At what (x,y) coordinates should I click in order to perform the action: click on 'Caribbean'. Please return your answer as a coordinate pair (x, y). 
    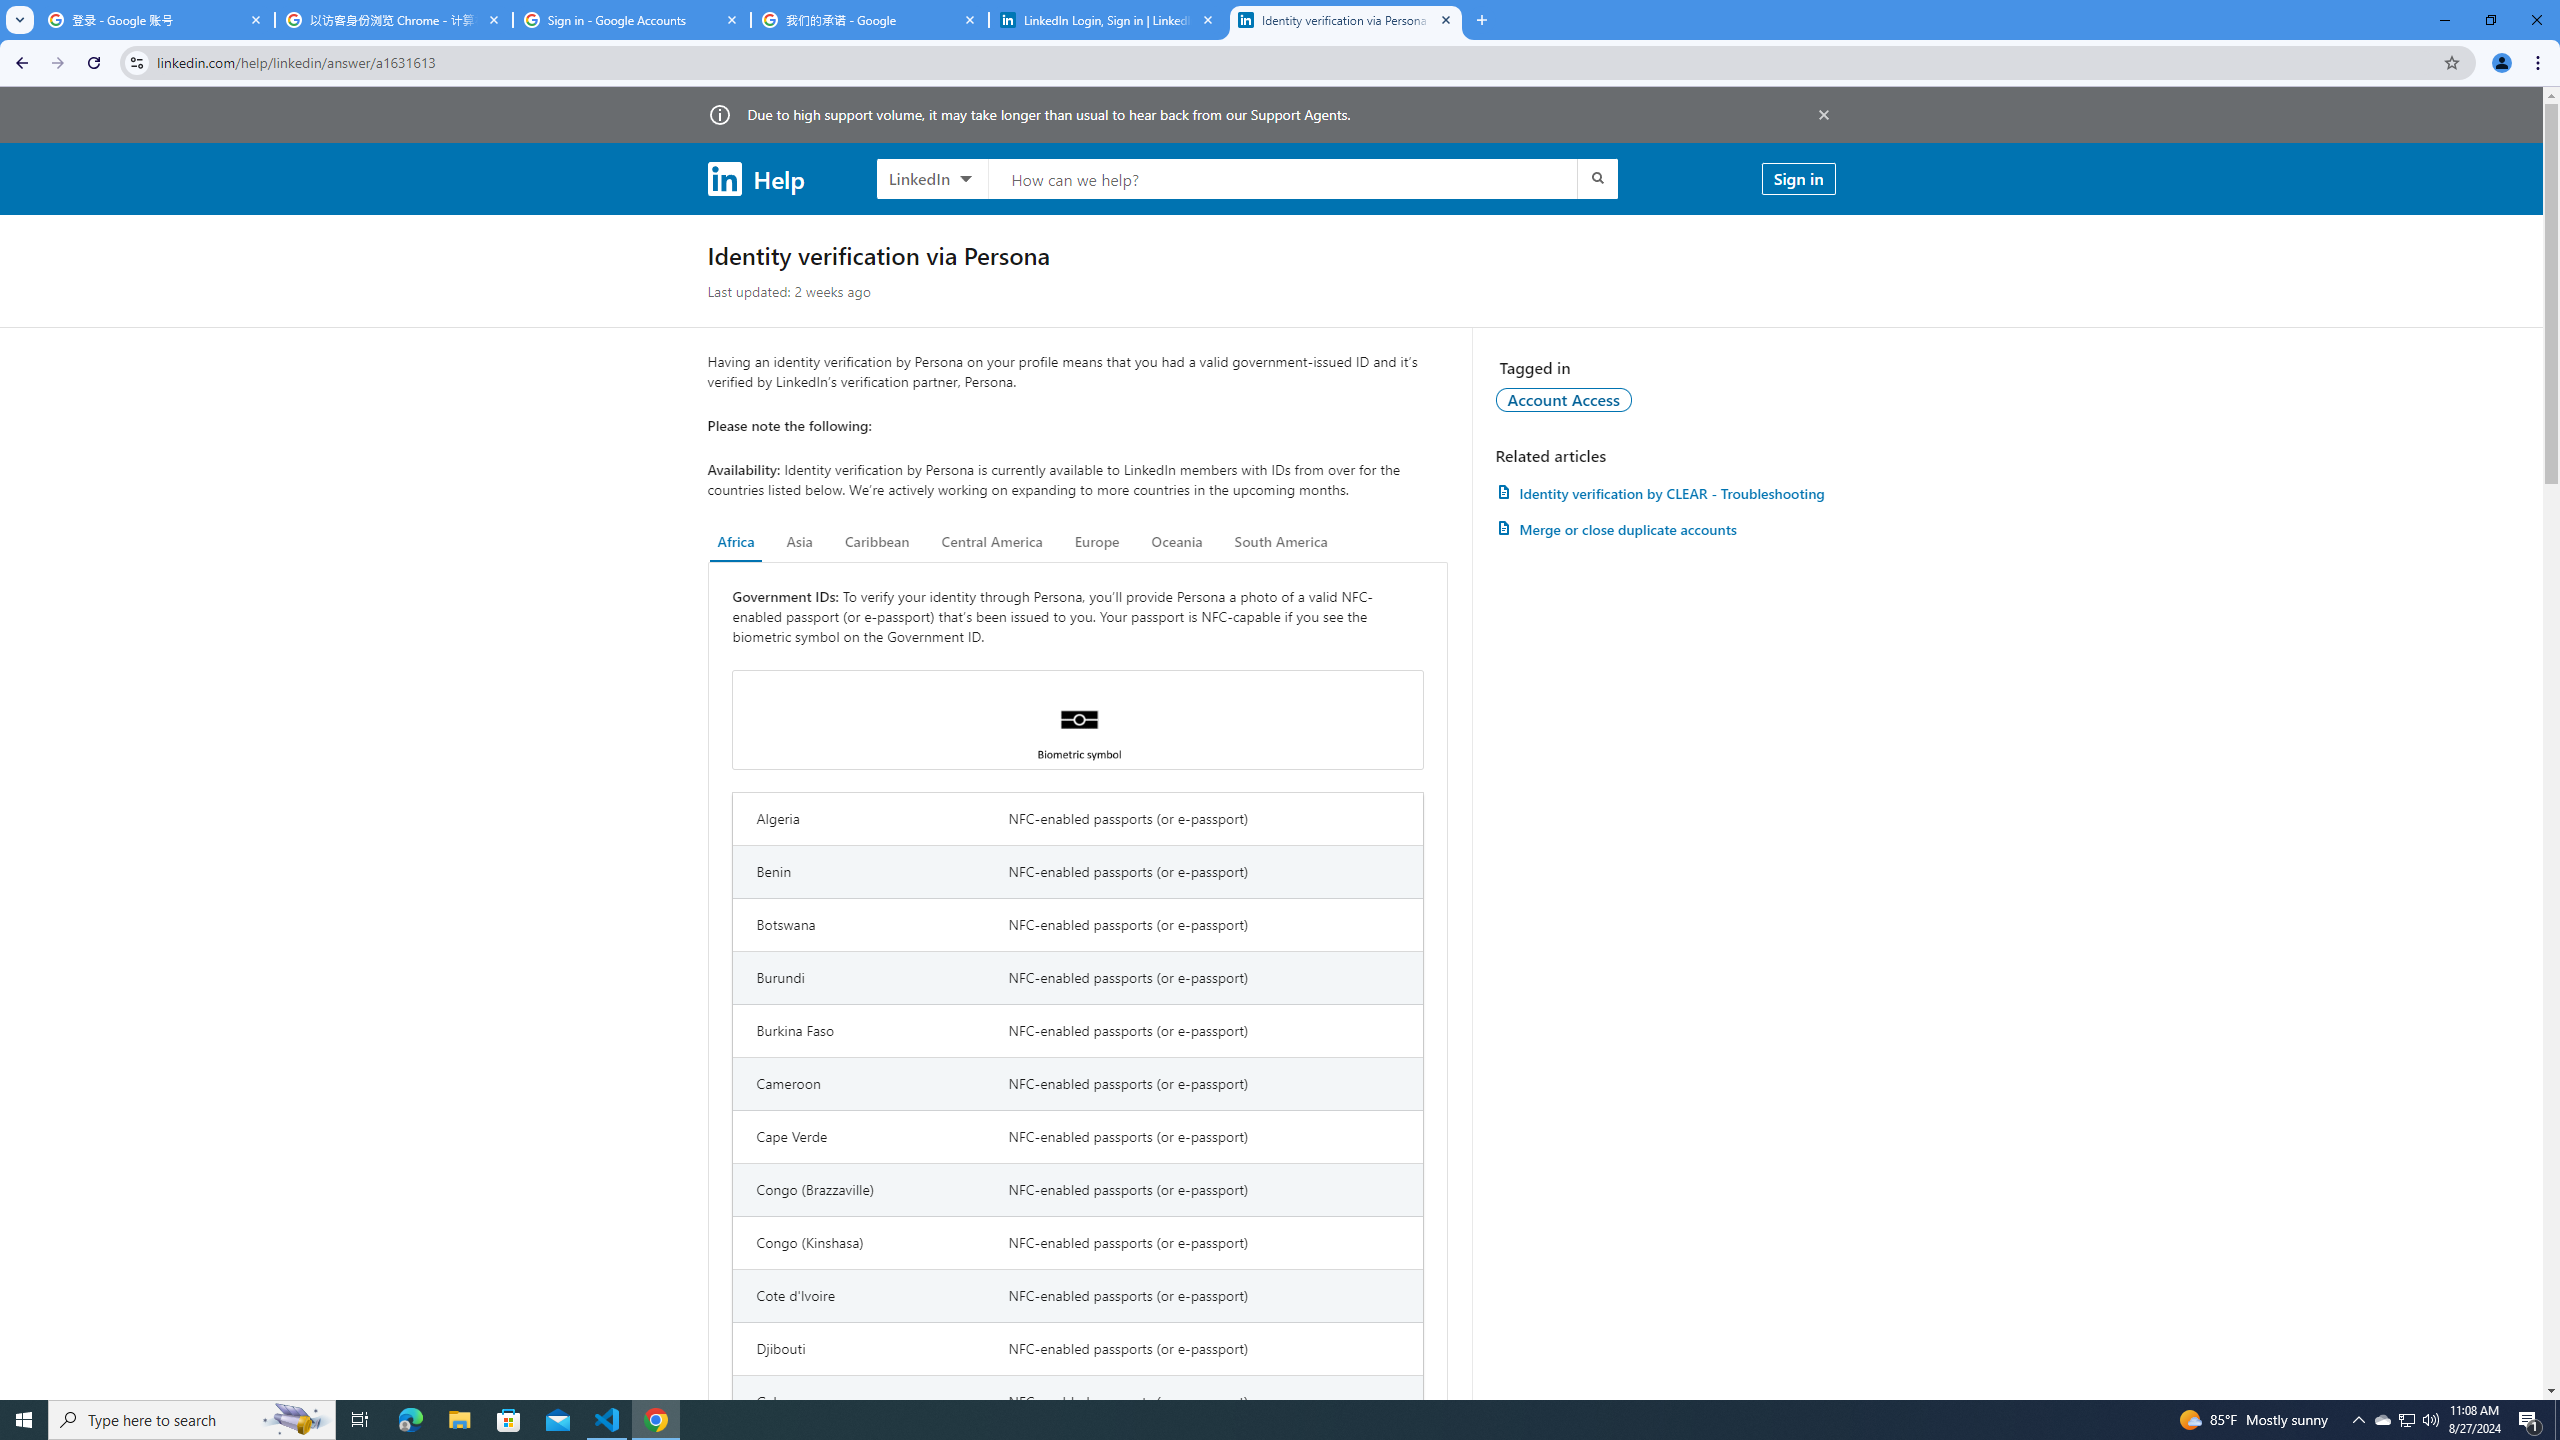
    Looking at the image, I should click on (877, 541).